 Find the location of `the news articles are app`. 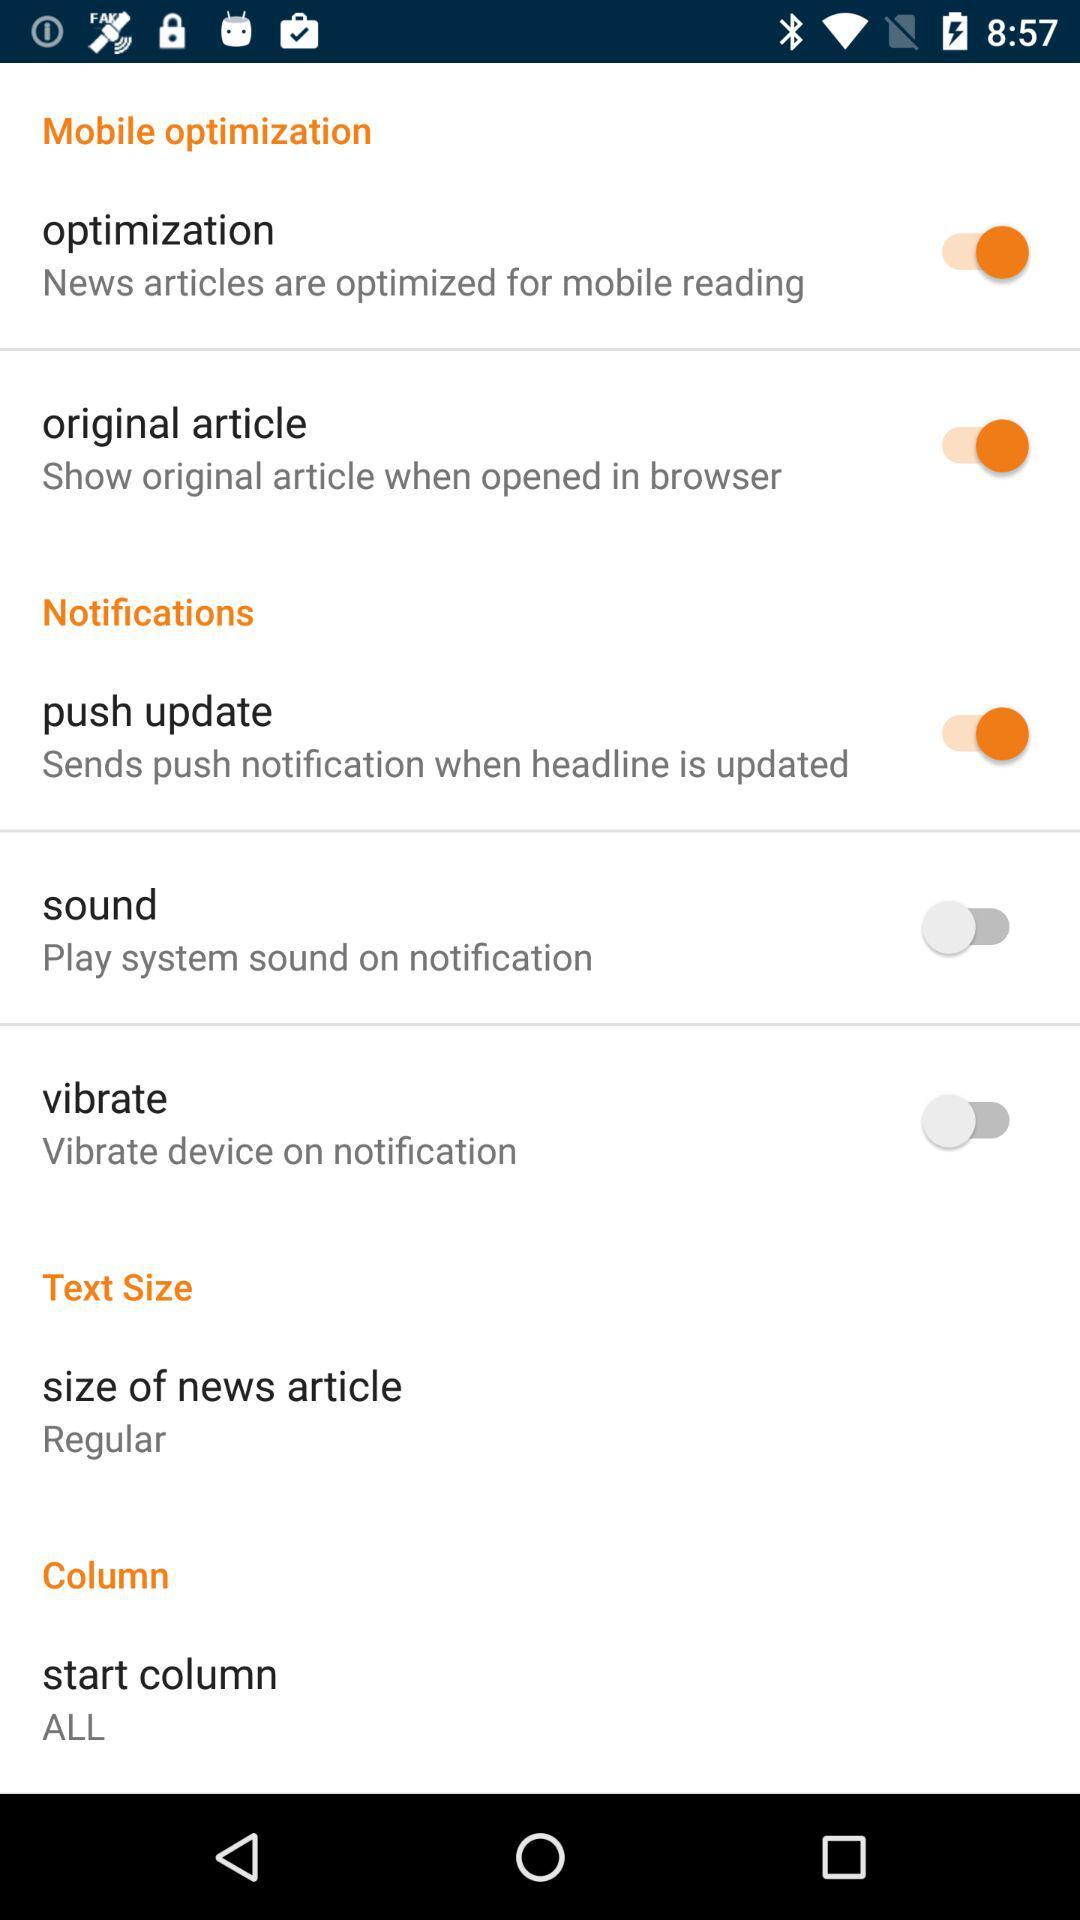

the news articles are app is located at coordinates (422, 280).